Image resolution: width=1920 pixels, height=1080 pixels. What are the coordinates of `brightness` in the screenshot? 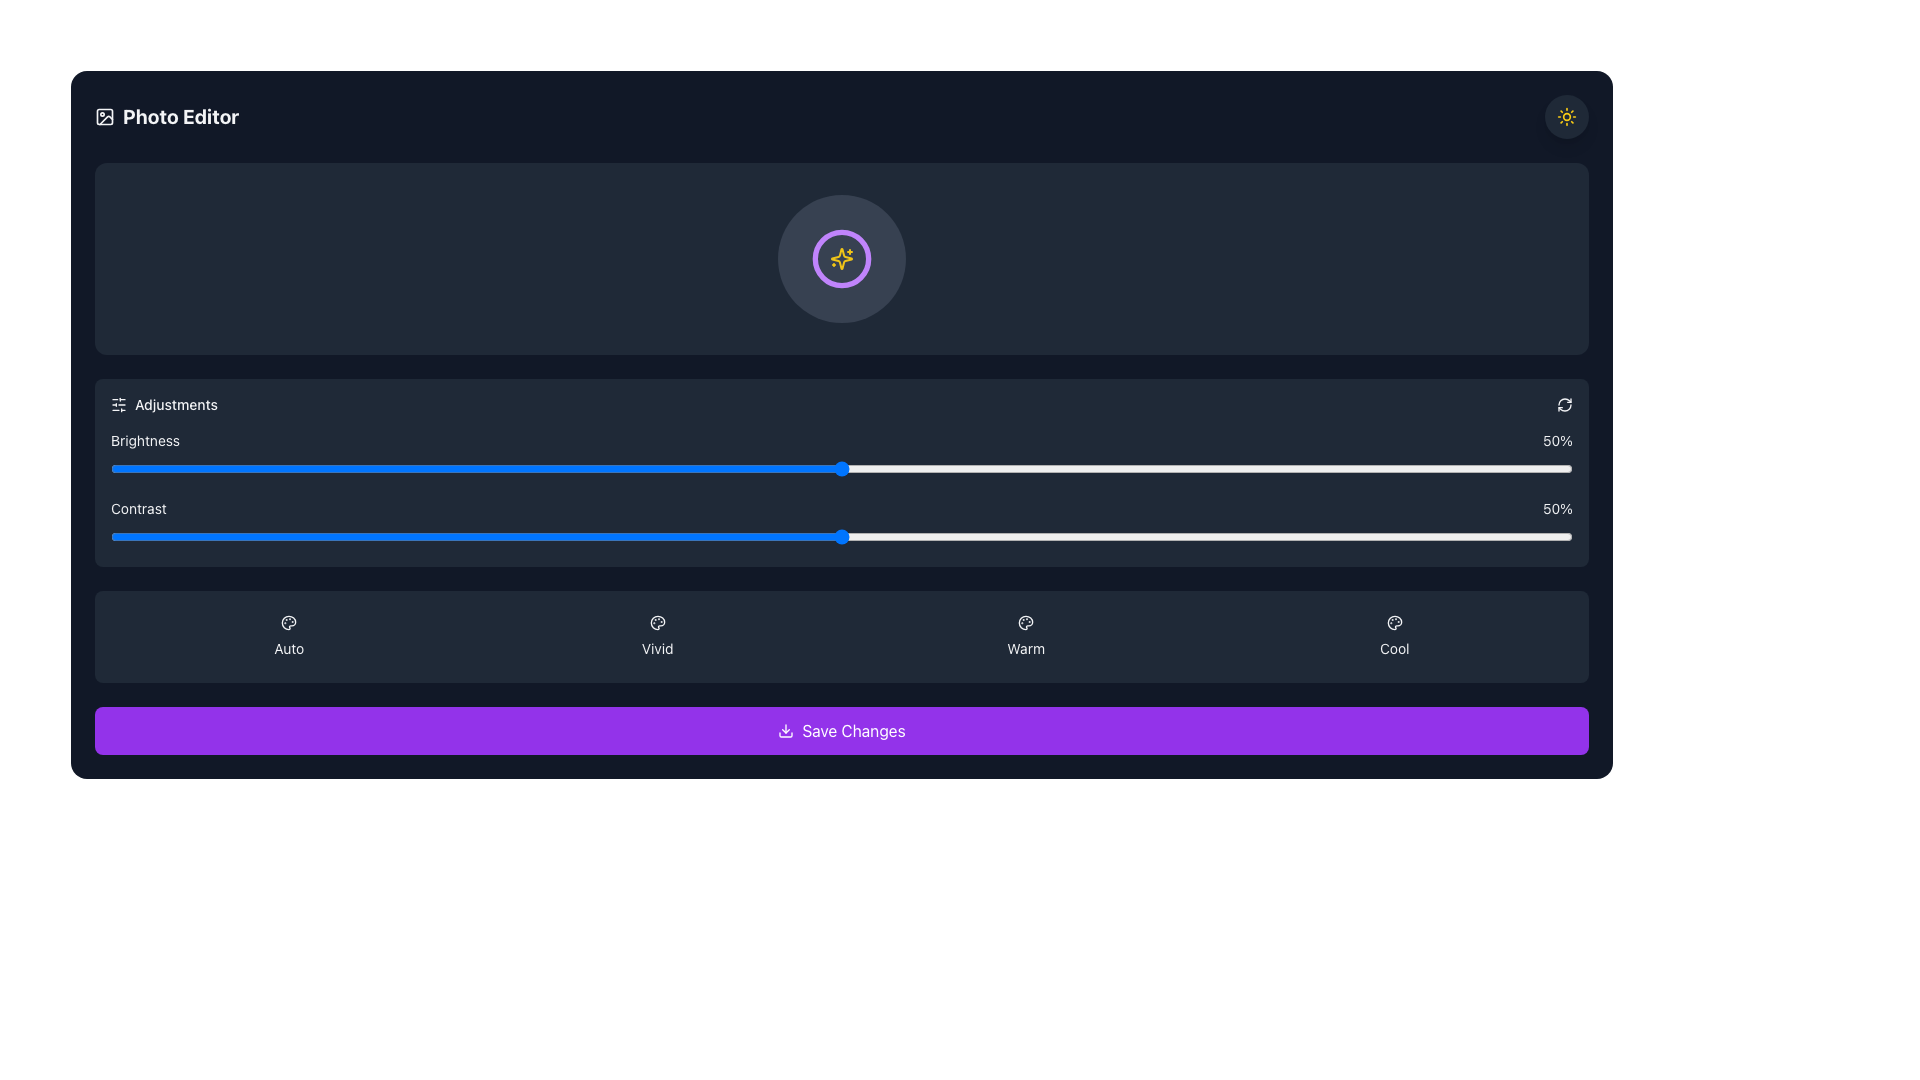 It's located at (300, 469).